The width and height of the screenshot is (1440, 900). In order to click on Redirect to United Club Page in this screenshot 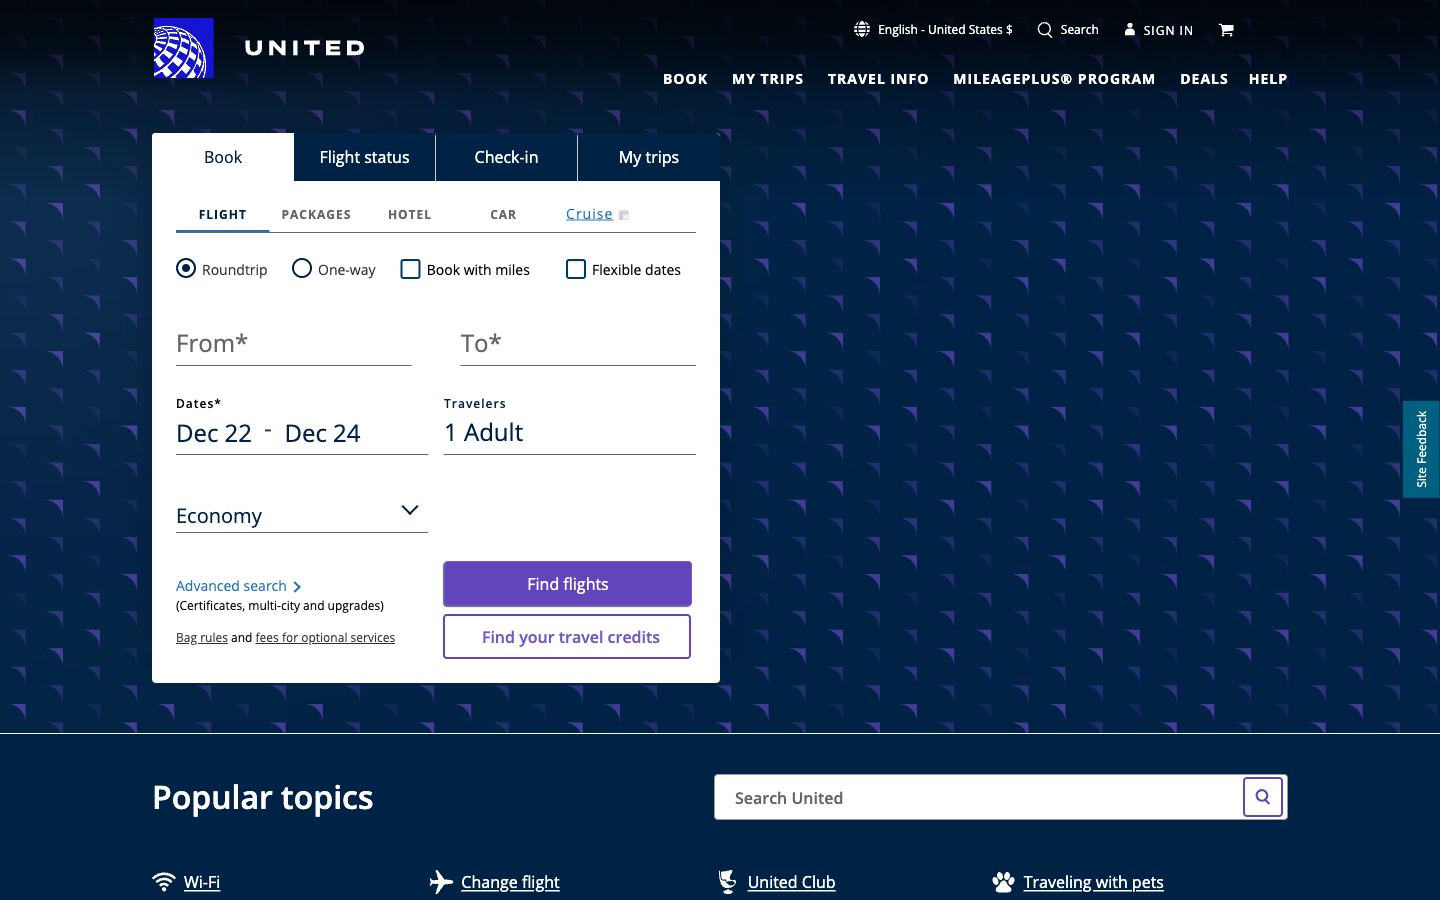, I will do `click(837, 885)`.